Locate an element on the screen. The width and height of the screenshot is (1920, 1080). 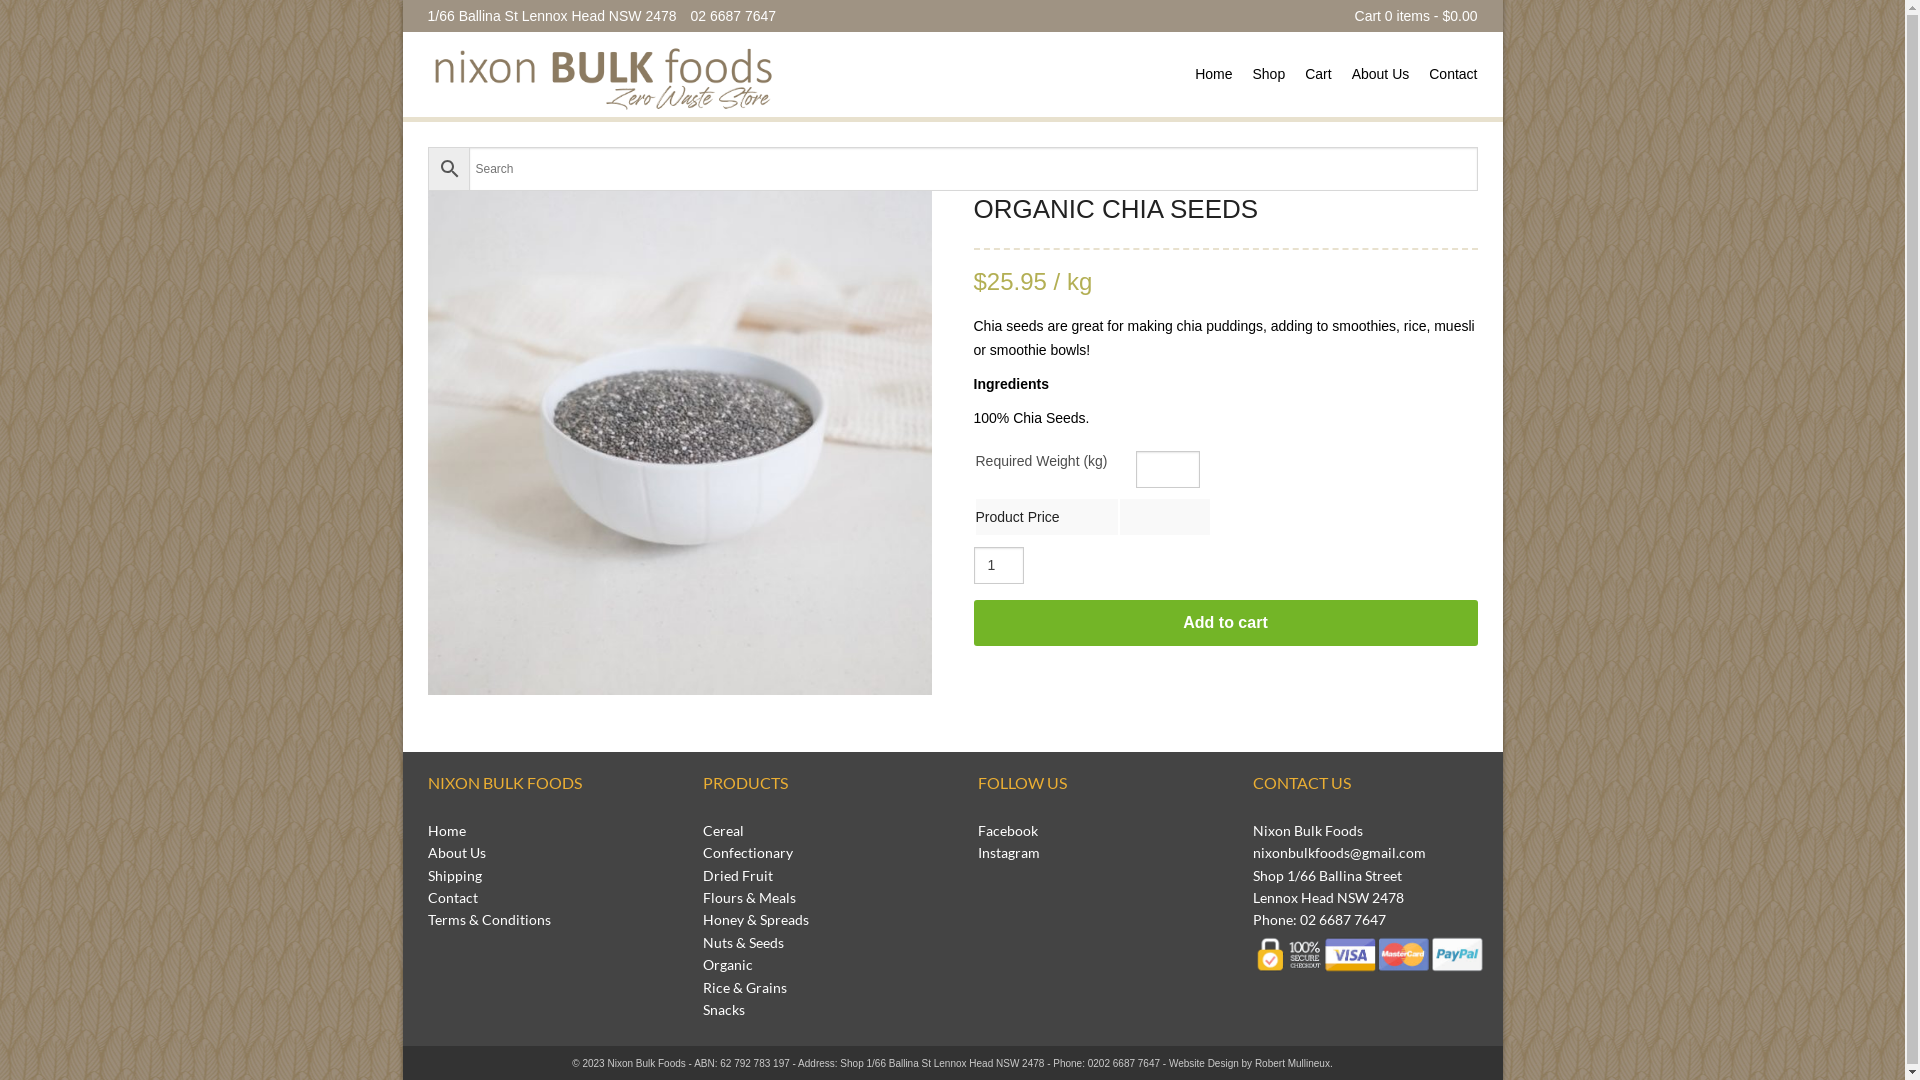
'Home' is located at coordinates (445, 830).